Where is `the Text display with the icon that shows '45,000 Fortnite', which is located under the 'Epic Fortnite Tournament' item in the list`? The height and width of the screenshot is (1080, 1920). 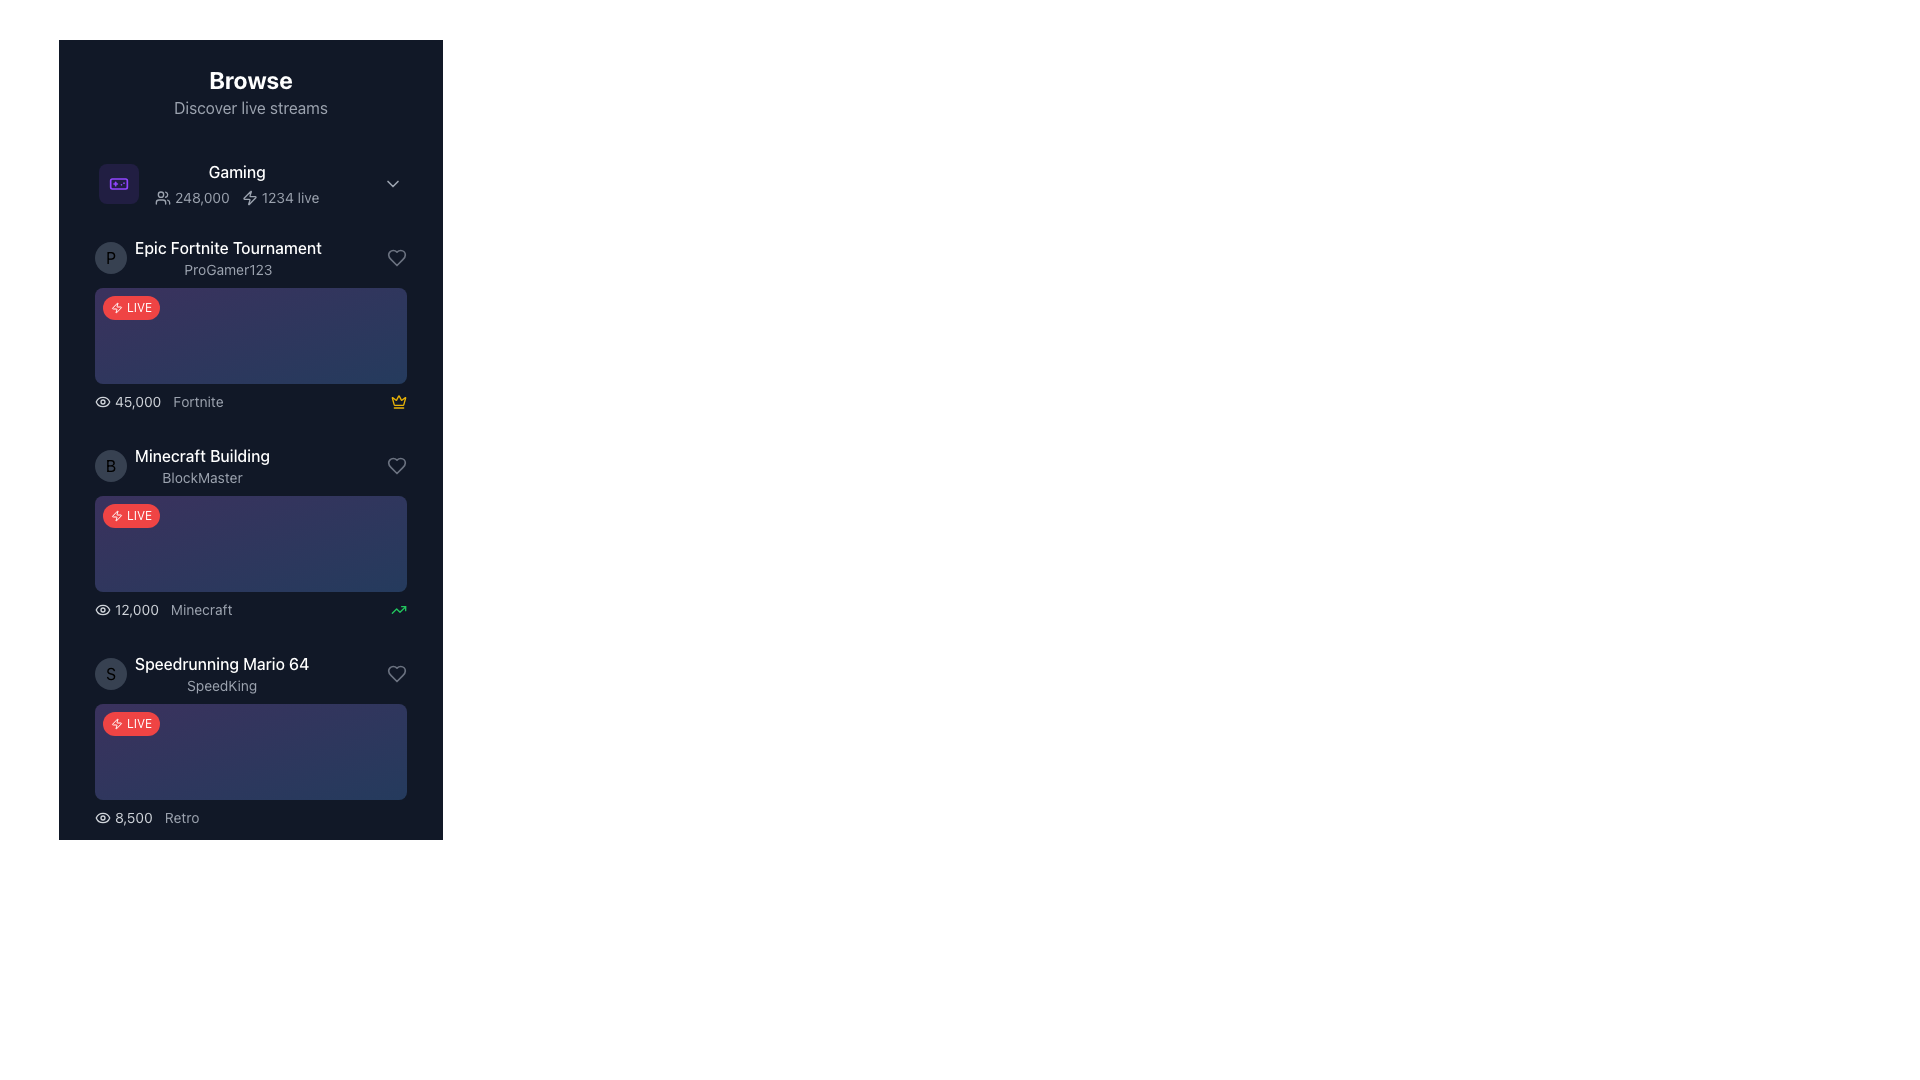 the Text display with the icon that shows '45,000 Fortnite', which is located under the 'Epic Fortnite Tournament' item in the list is located at coordinates (158, 401).